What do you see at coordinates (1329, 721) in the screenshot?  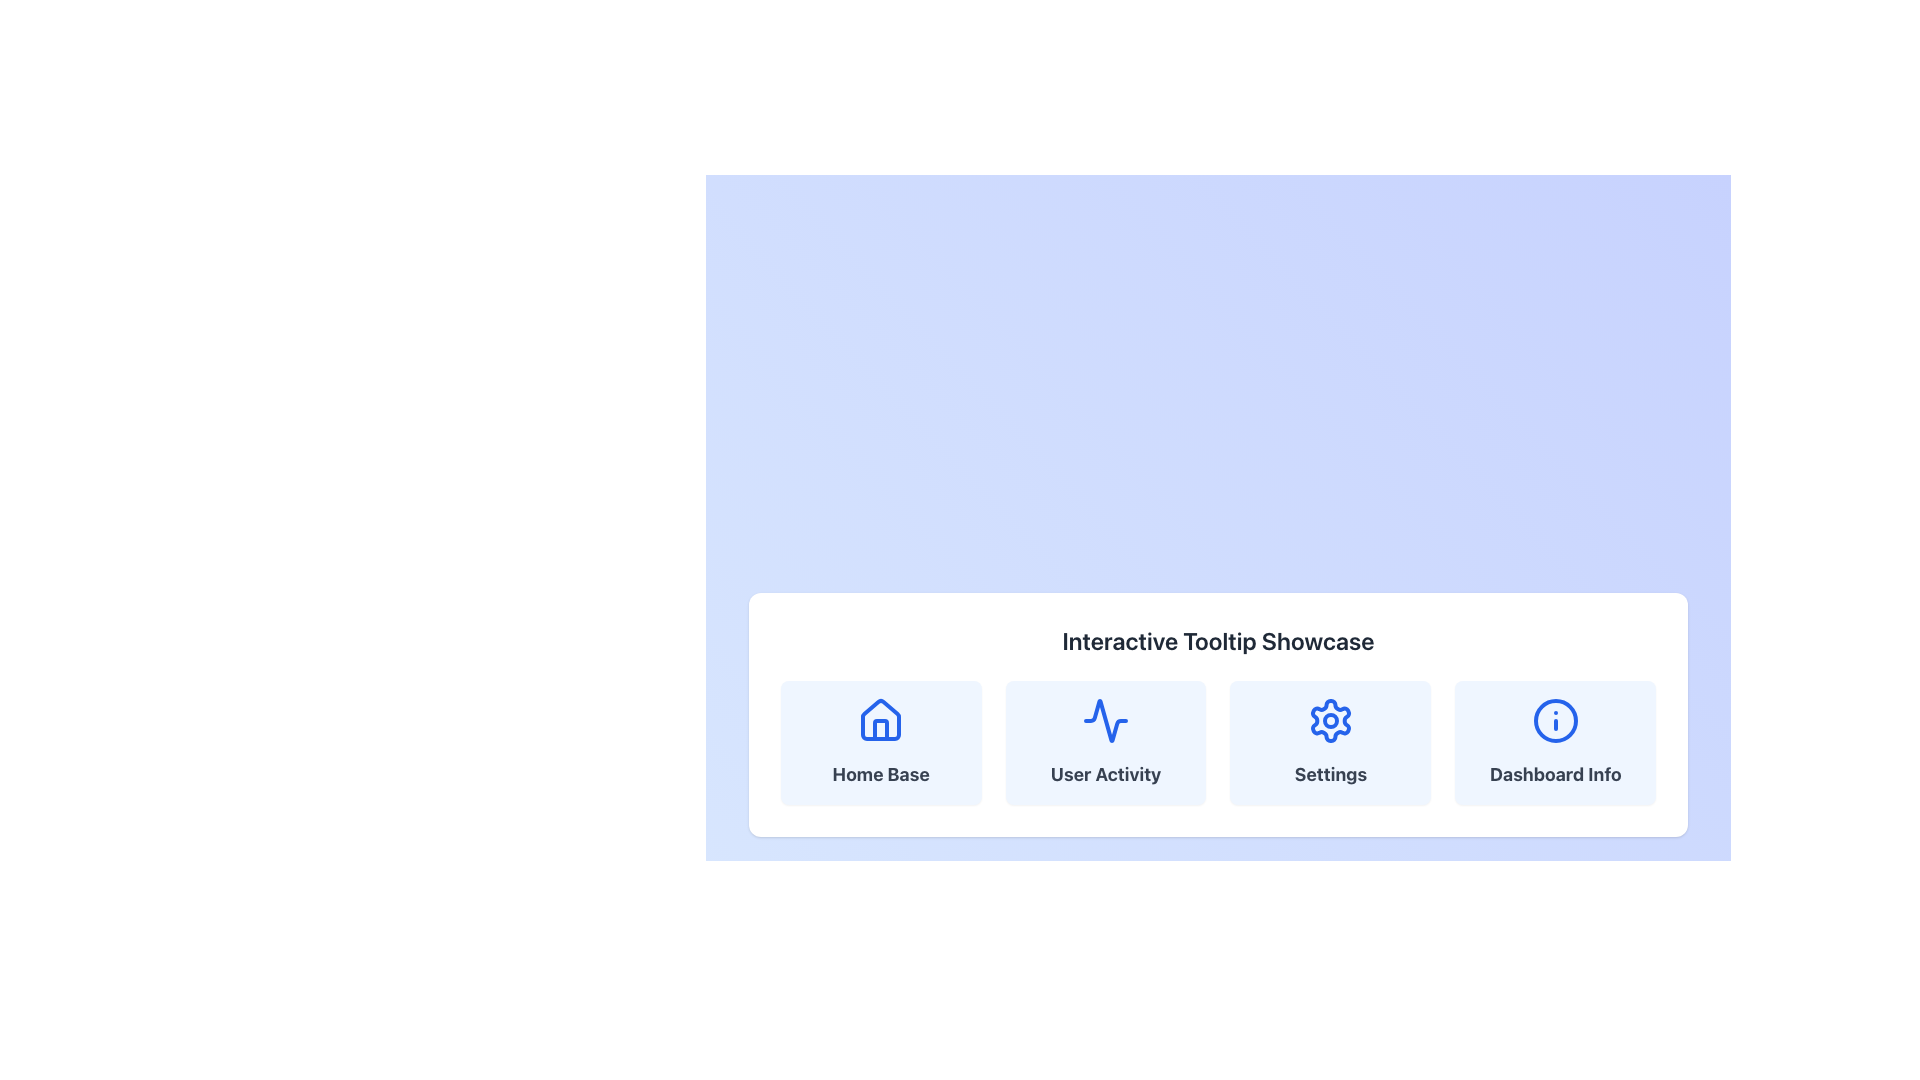 I see `the settings icon button located in the third section of the row of four buttons at the bottom of the interface` at bounding box center [1329, 721].